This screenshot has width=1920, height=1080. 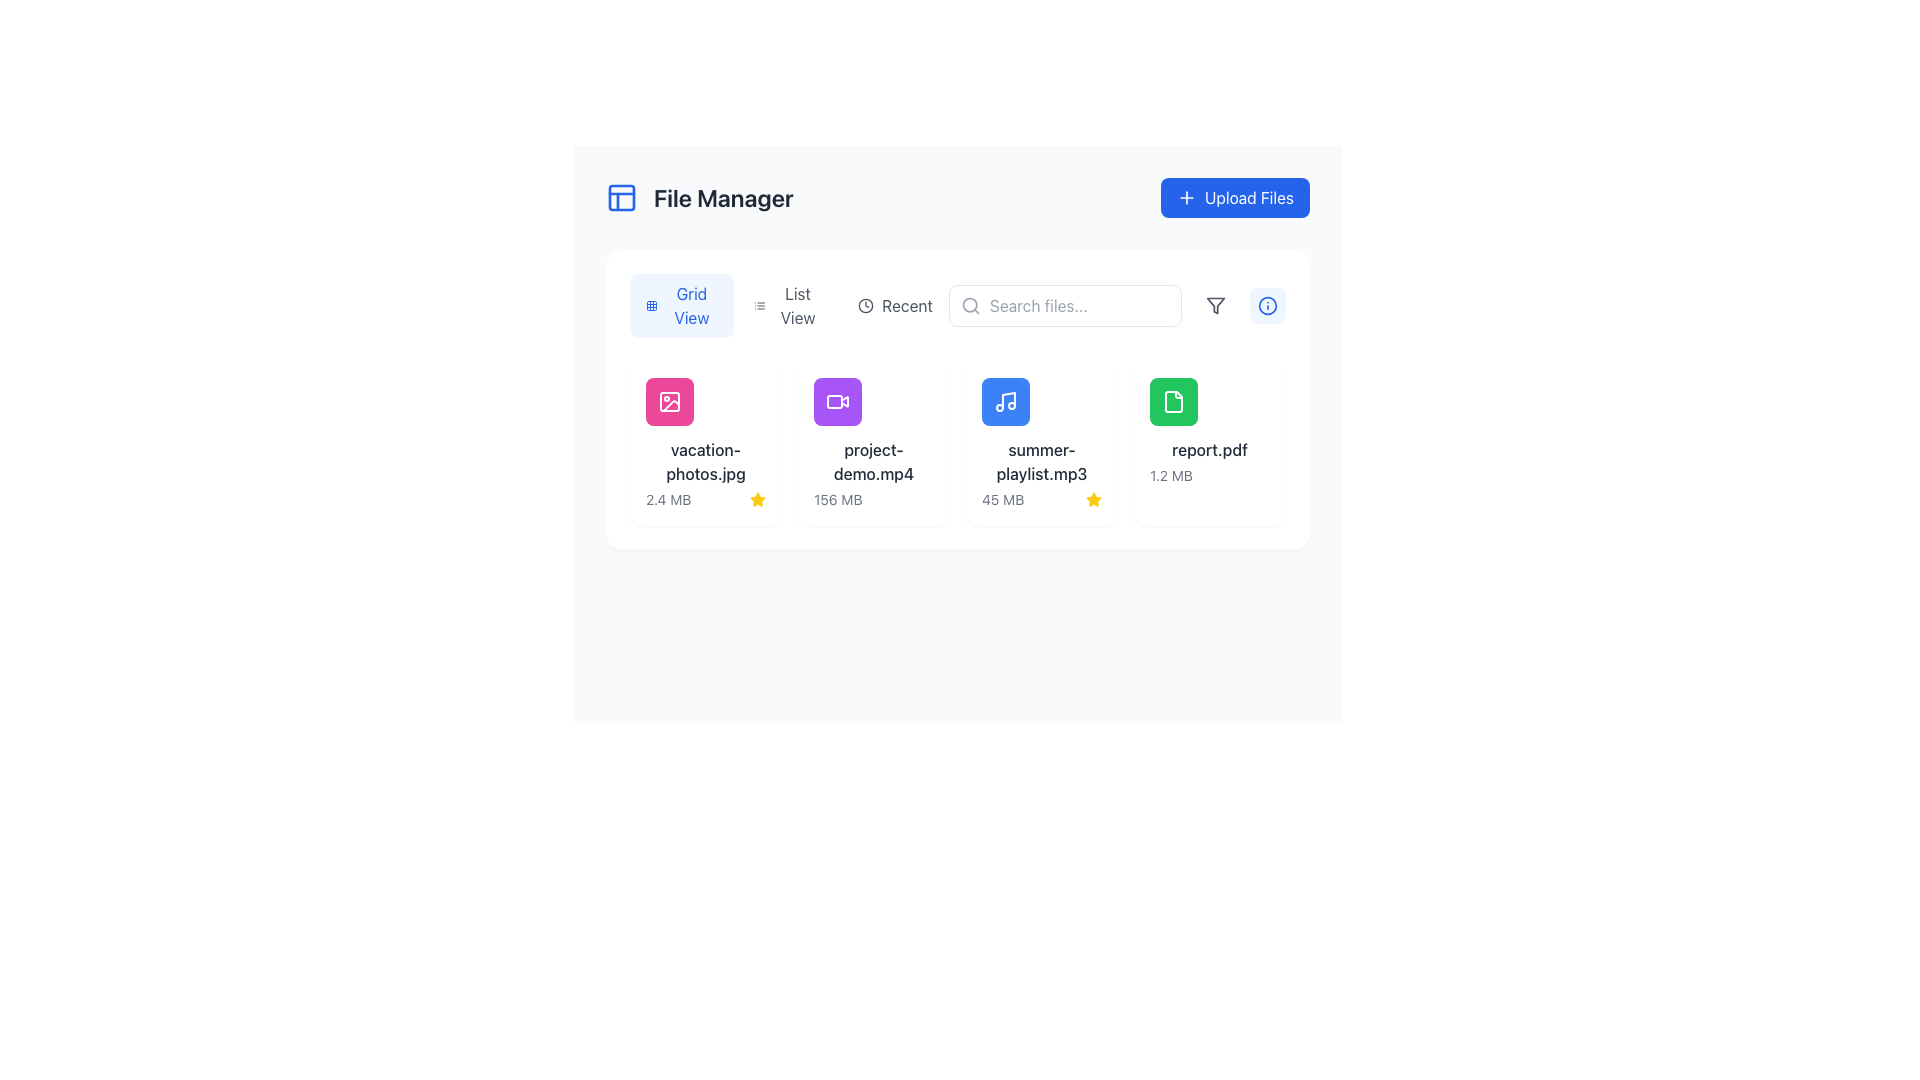 I want to click on the grid icon button with a square outline and blue highlight located in the header section of the 'File Manager' panel, adjacent to the label 'Grid View', to change to grid view, so click(x=652, y=305).